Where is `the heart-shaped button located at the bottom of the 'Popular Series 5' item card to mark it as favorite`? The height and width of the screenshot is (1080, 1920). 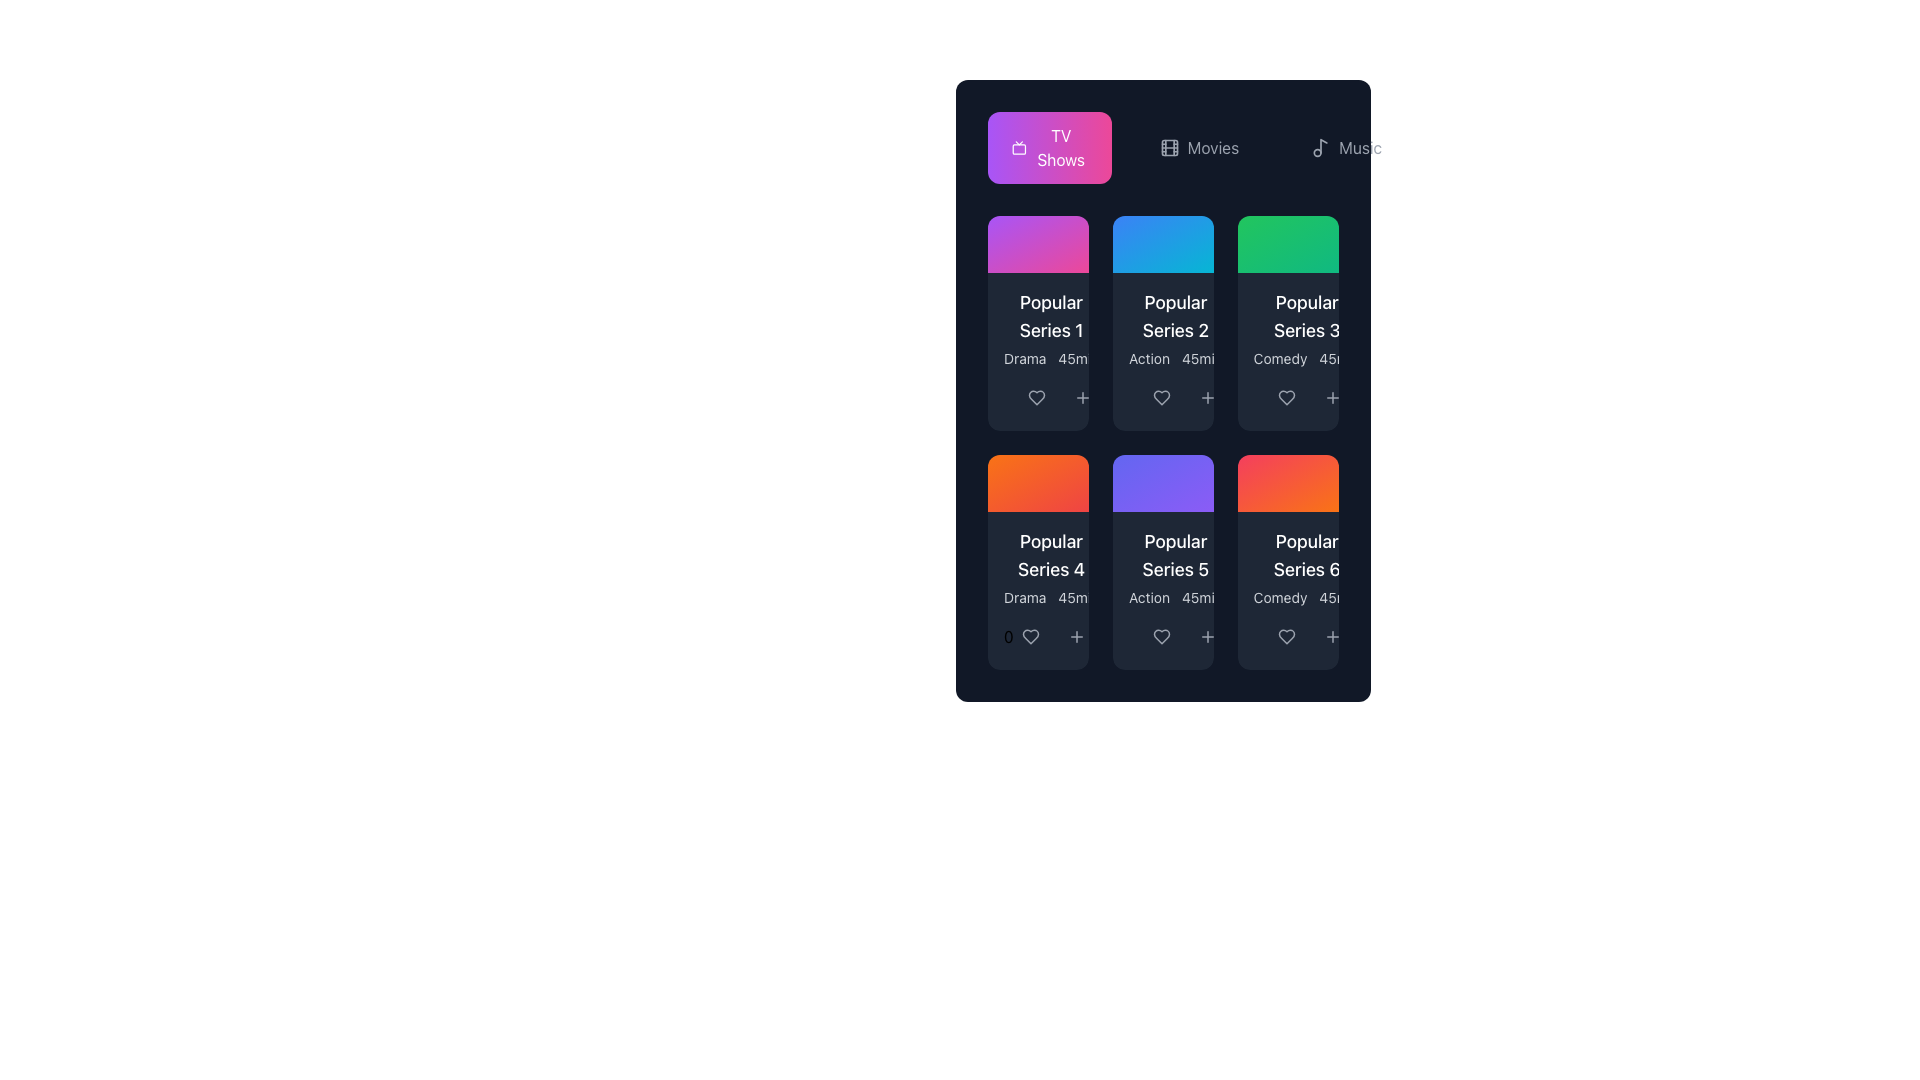
the heart-shaped button located at the bottom of the 'Popular Series 5' item card to mark it as favorite is located at coordinates (1163, 636).